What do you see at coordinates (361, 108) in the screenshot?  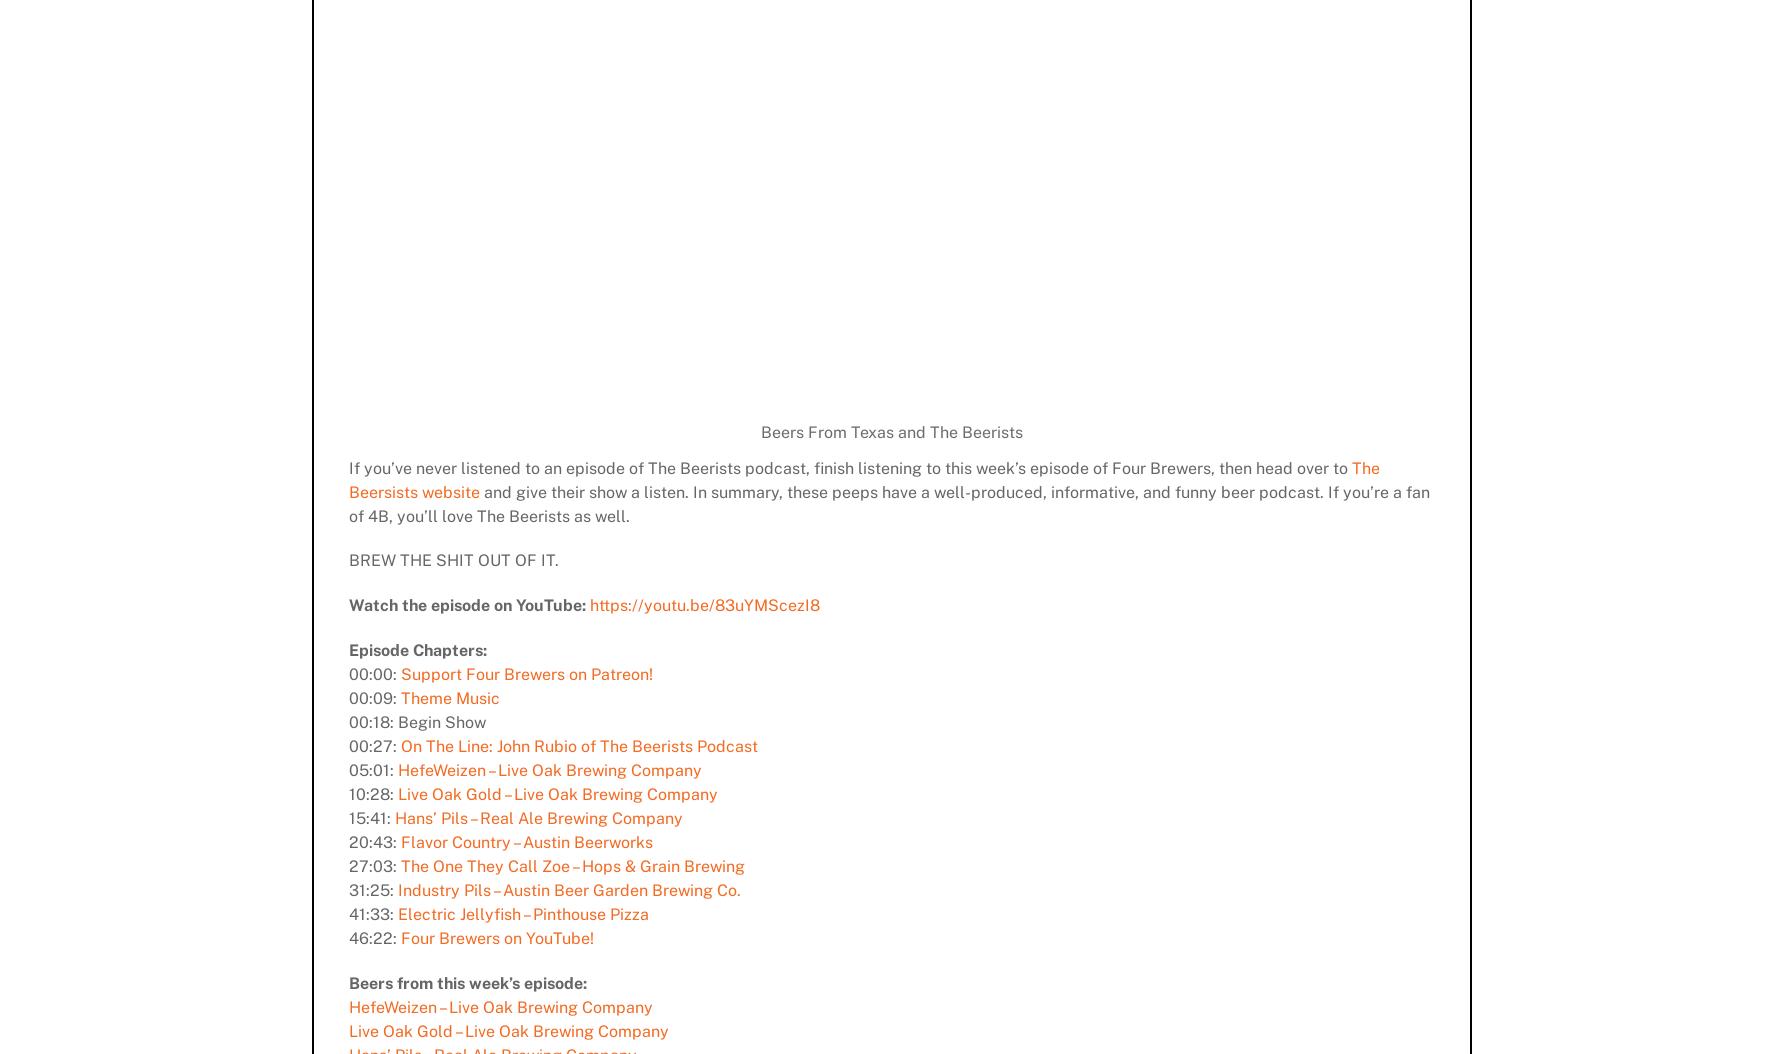 I see `'Leave a Reply'` at bounding box center [361, 108].